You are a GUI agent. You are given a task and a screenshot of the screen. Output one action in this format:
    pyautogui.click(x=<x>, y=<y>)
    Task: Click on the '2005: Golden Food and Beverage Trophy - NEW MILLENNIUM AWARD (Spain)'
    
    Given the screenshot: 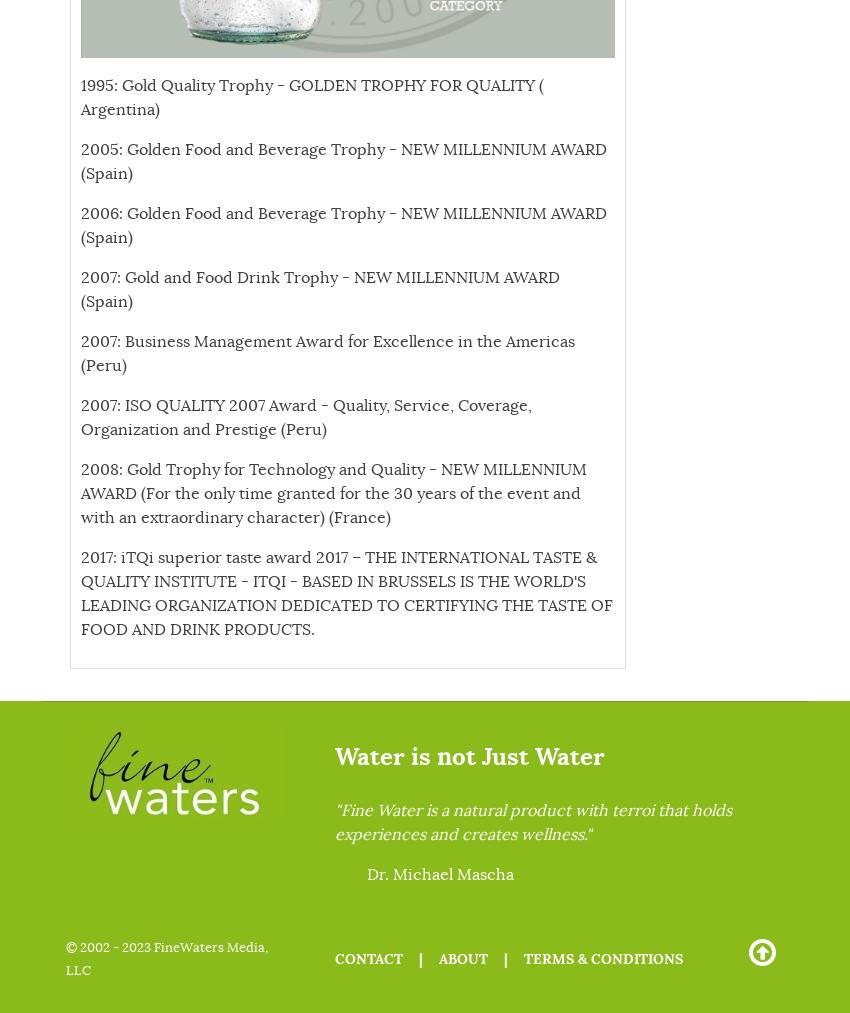 What is the action you would take?
    pyautogui.click(x=342, y=161)
    